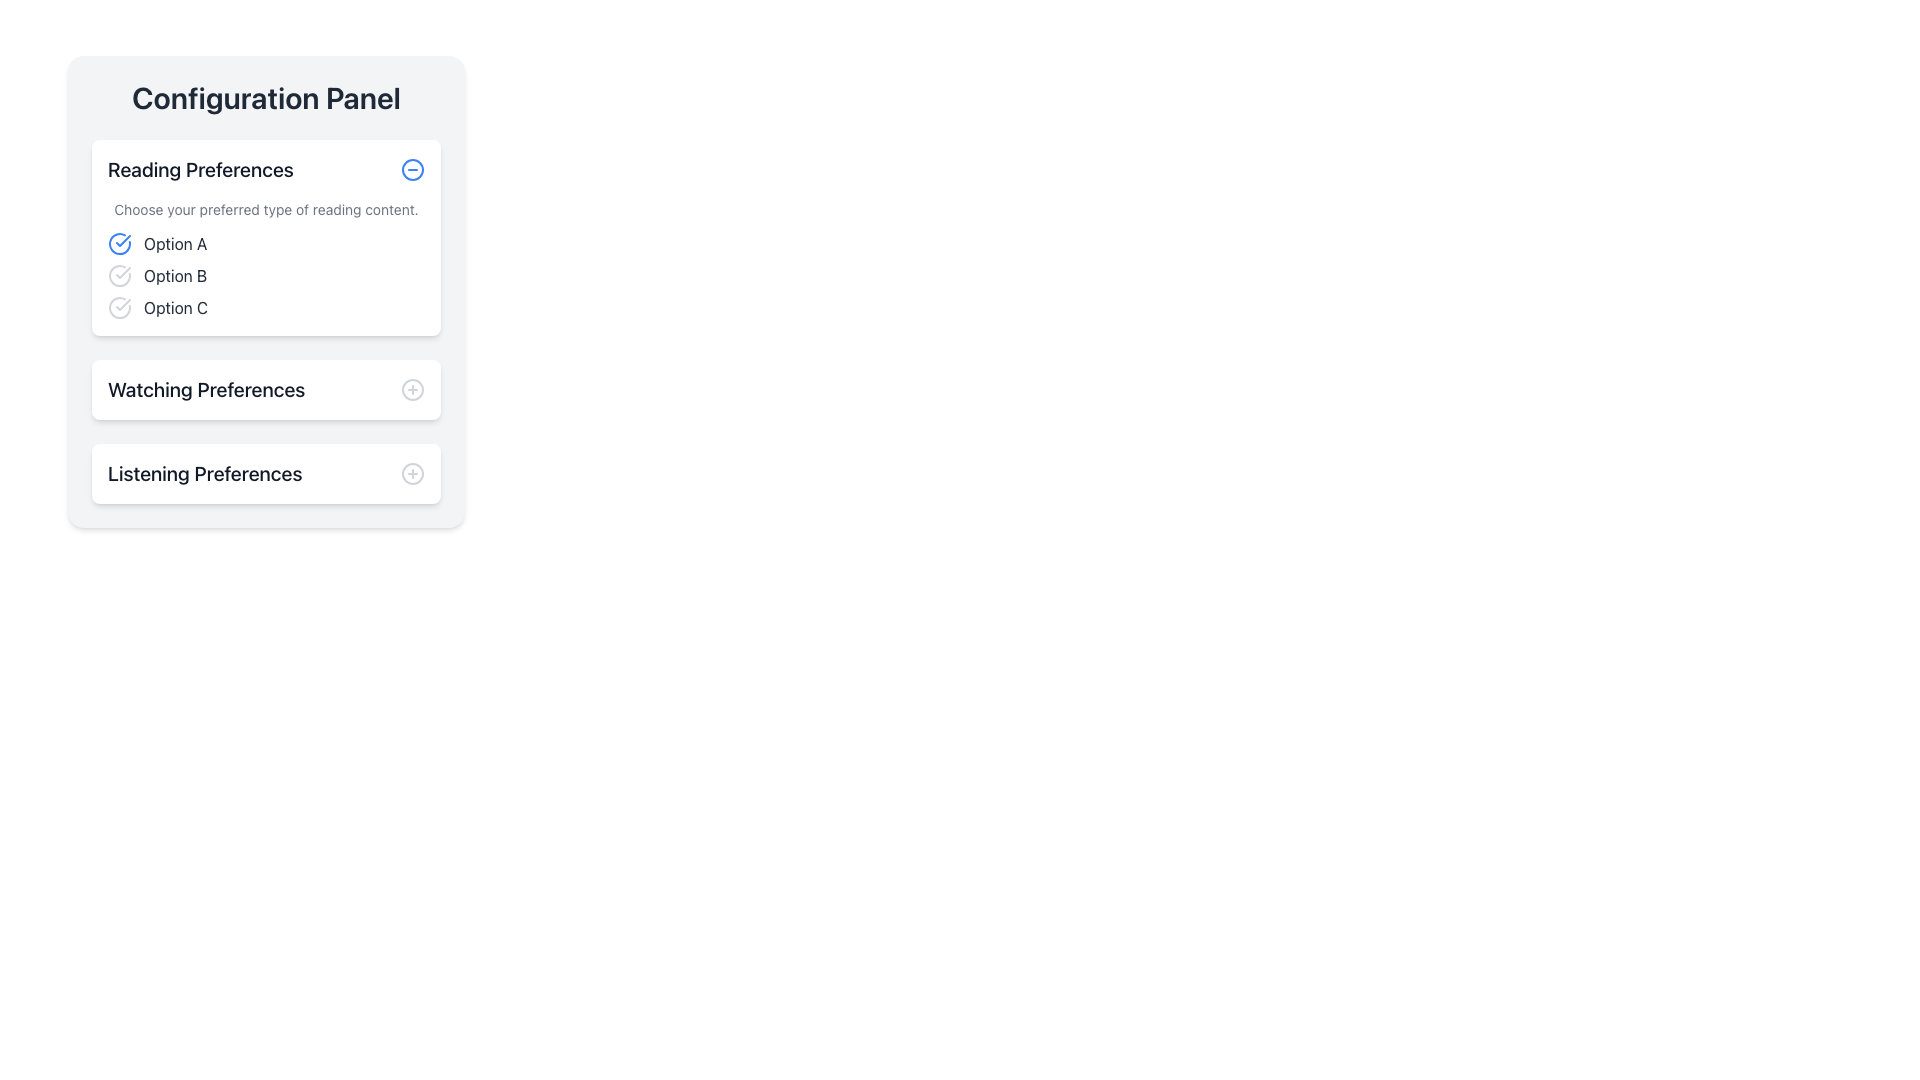  What do you see at coordinates (411, 474) in the screenshot?
I see `the circular vector graphic element located in the 'Listening Preferences' section of the configuration panel, which is part of an interaction icon positioned to the right of the section's label` at bounding box center [411, 474].